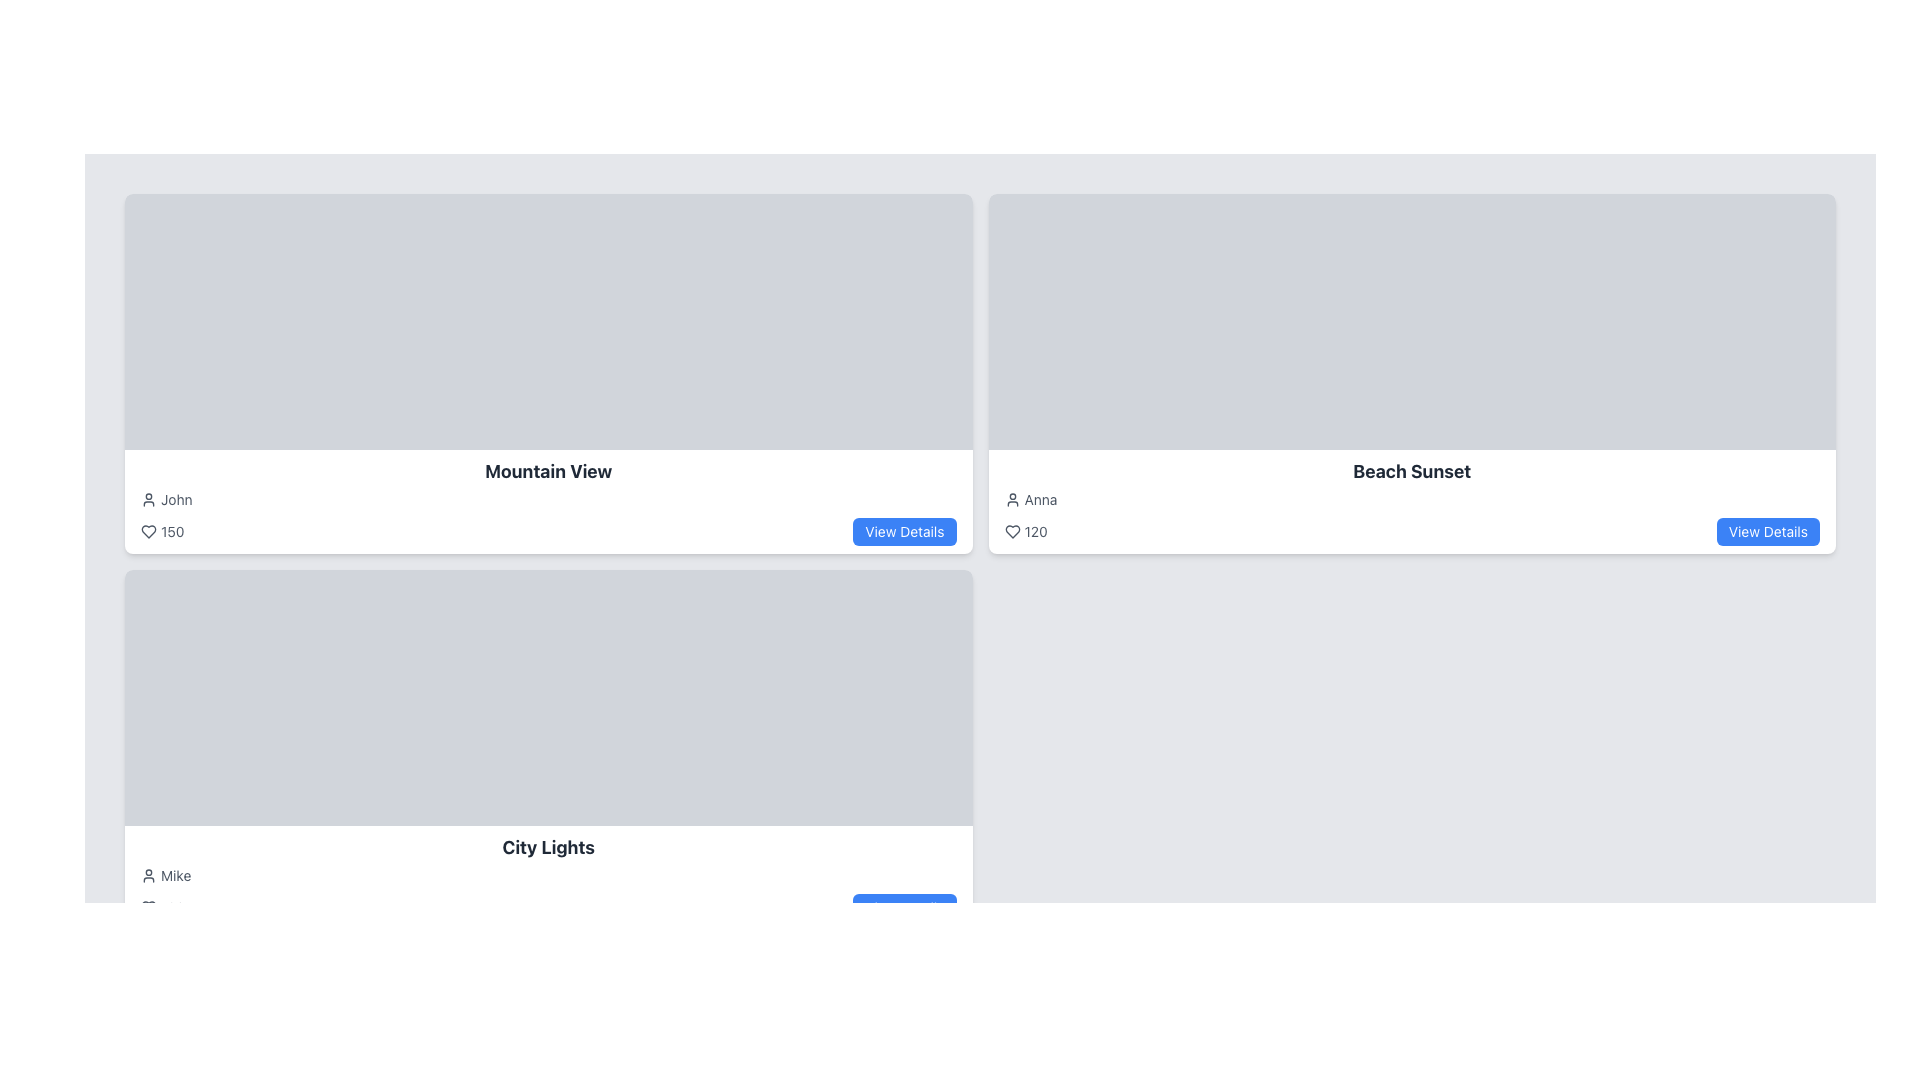 This screenshot has height=1080, width=1920. I want to click on the blue 'View Details' button with rounded corners located in the bottom-right corner of the 'City Lights' card, so click(903, 907).